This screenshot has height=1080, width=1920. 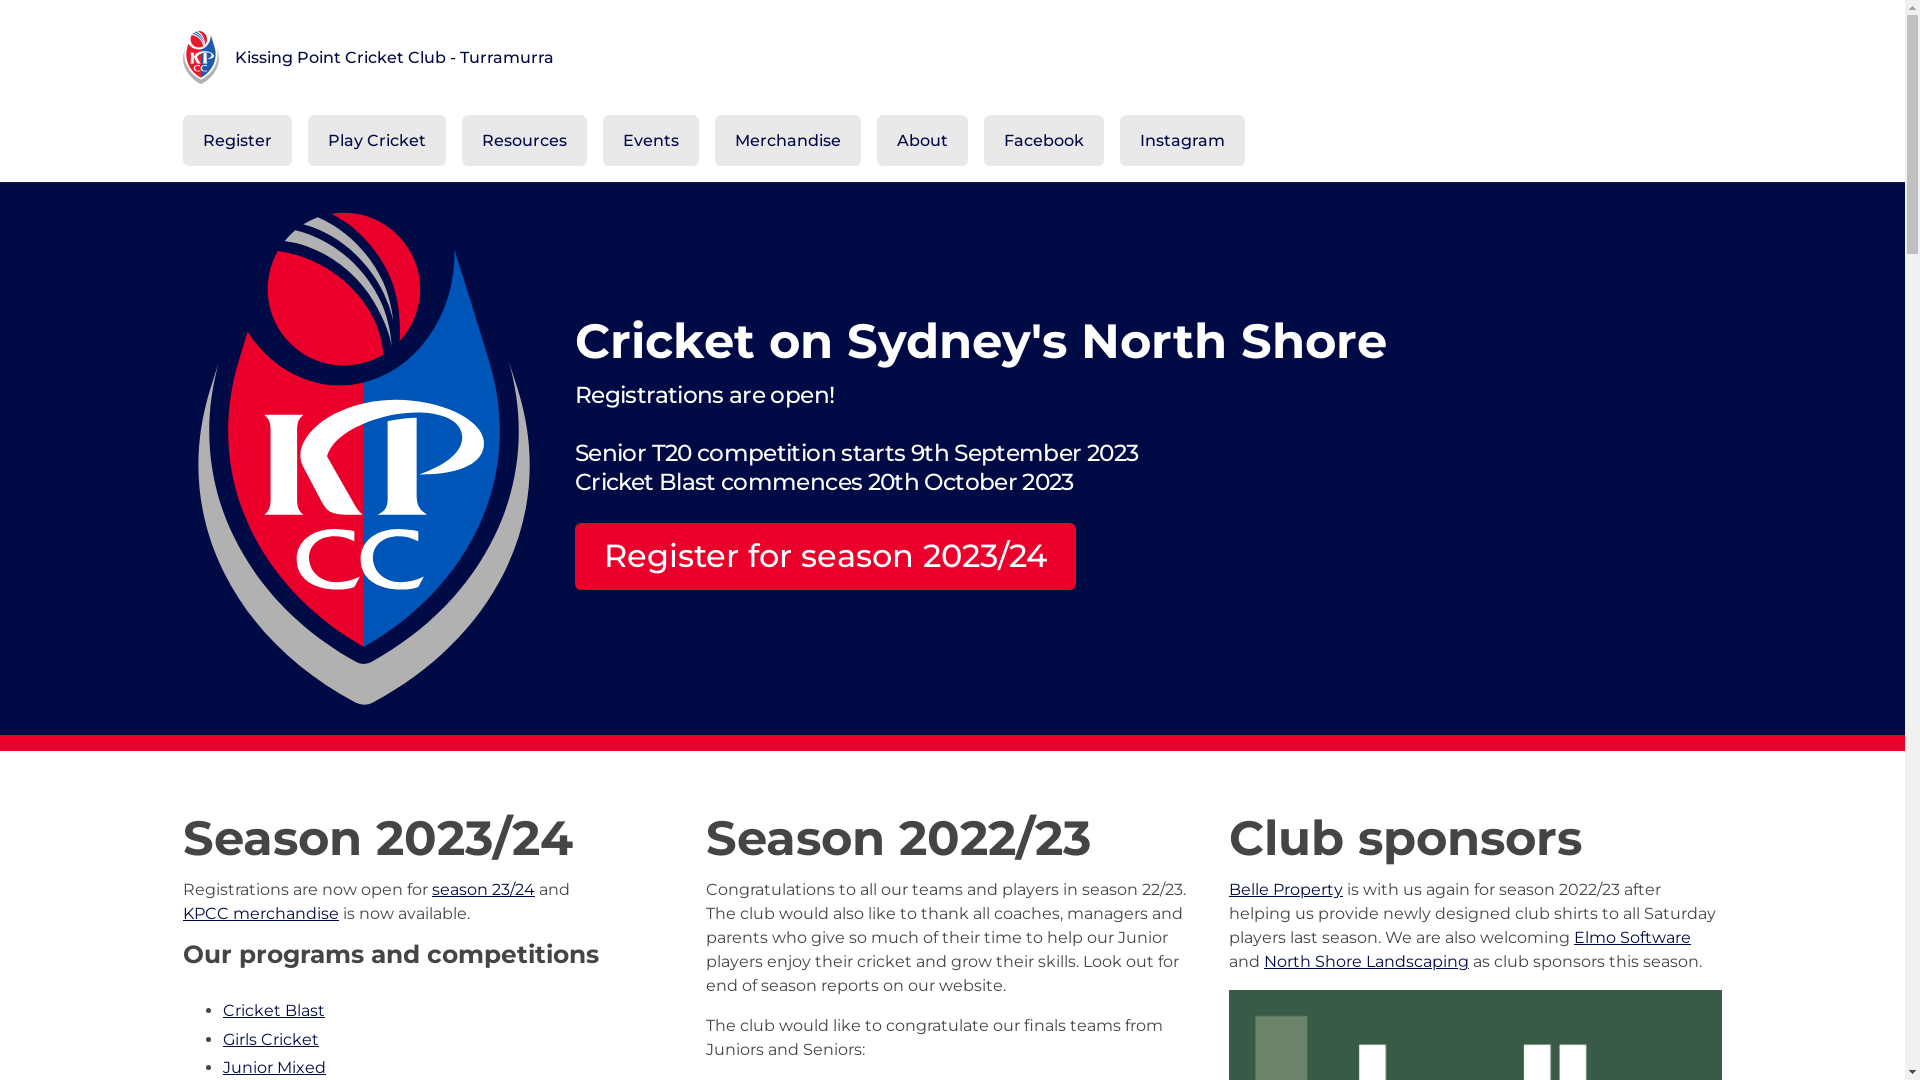 I want to click on 'Resources', so click(x=460, y=139).